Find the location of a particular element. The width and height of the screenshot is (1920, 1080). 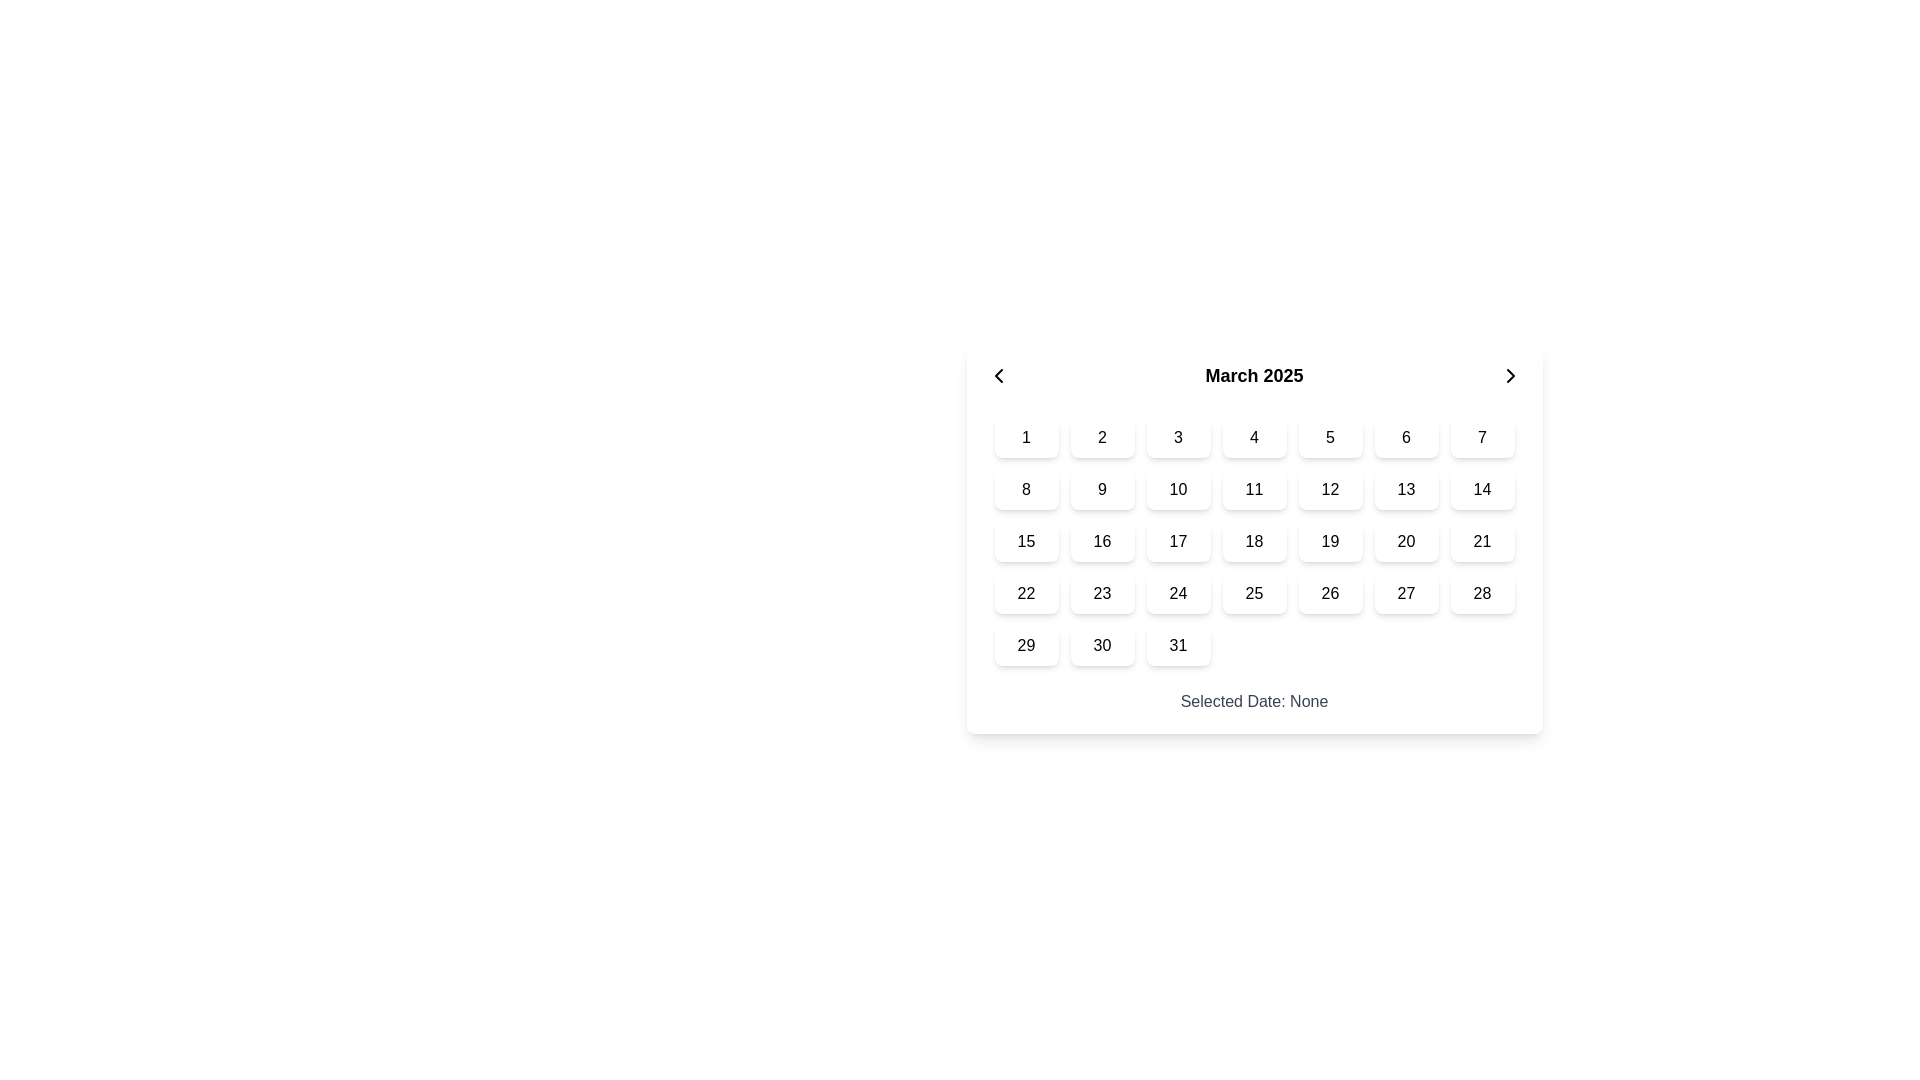

the rectangular button with a white background and the black number '28' displayed in its center, located is located at coordinates (1482, 593).